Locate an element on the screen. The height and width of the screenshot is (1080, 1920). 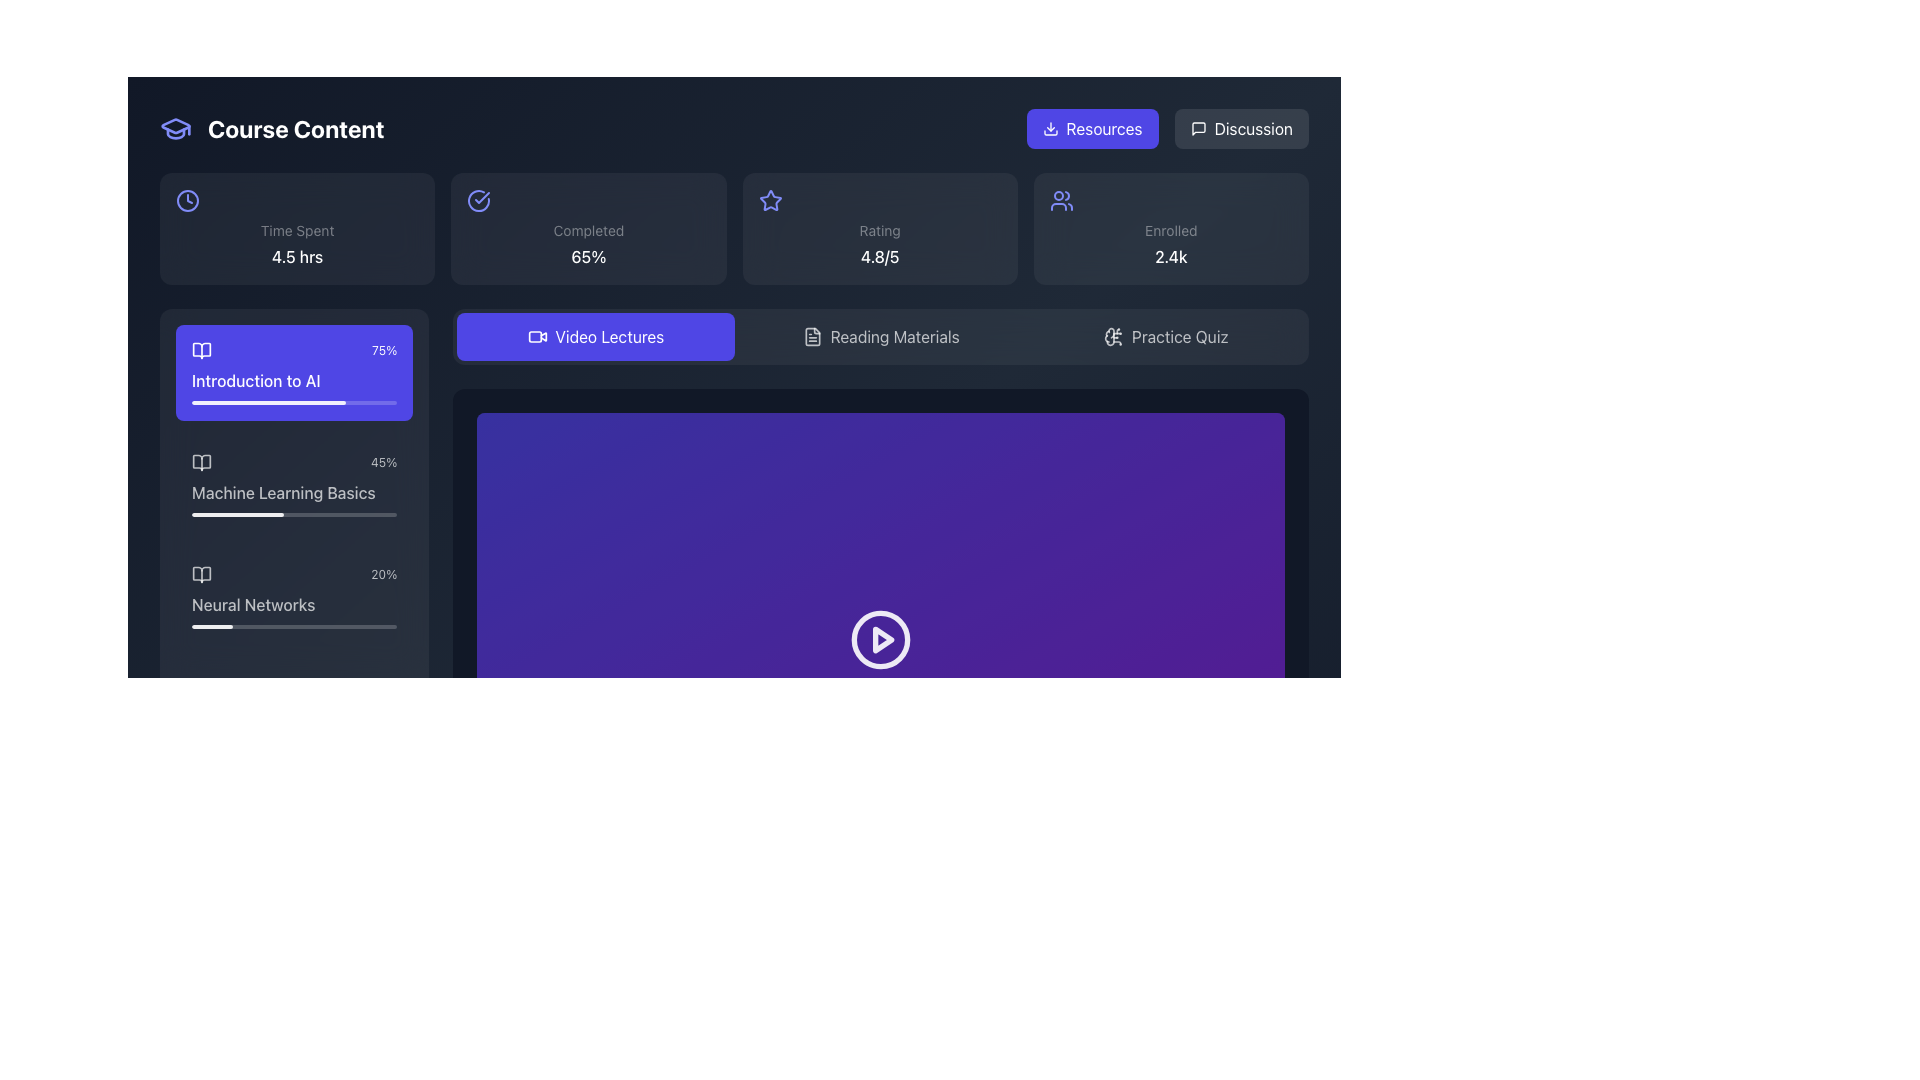
text label displaying 'Introduction to AI' which is styled in medium font weight and located inside the interactive card of the 'Course Content' section is located at coordinates (293, 381).